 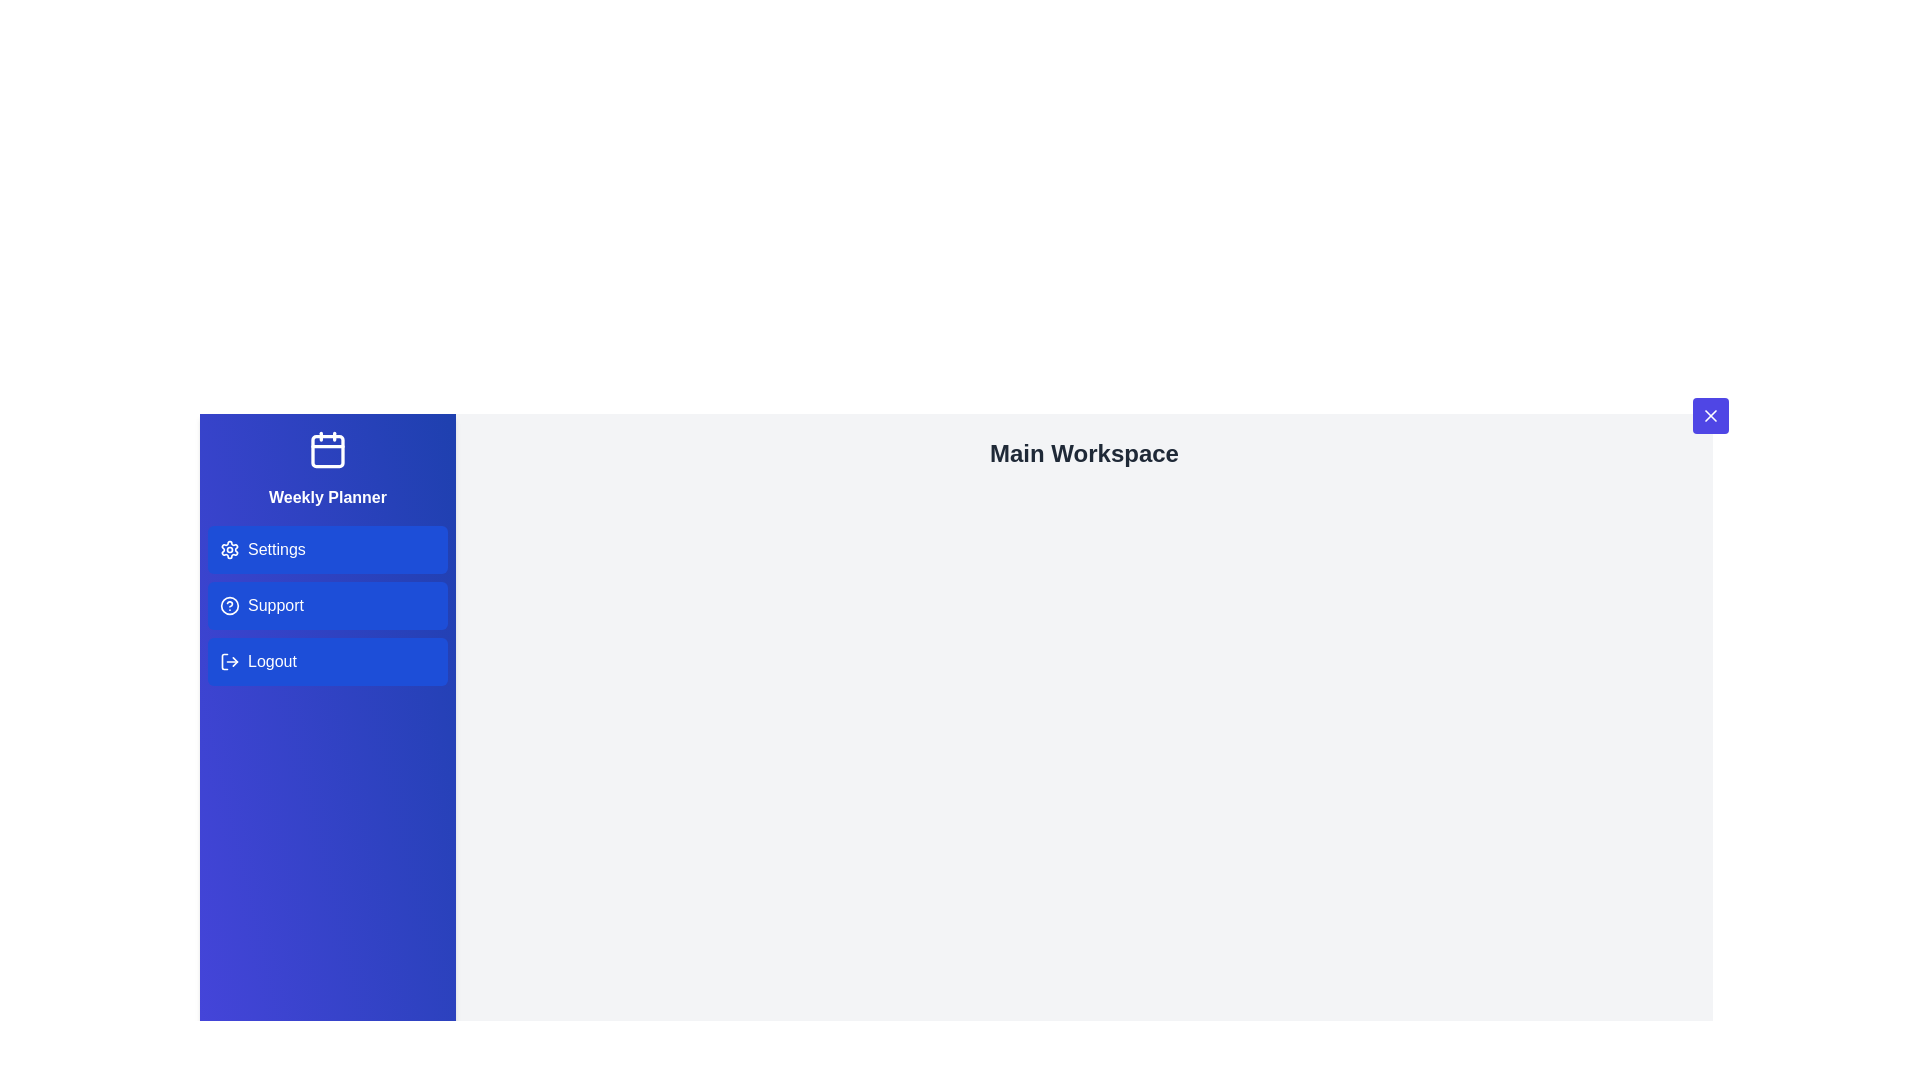 I want to click on toggle button at the top-right corner of the drawer to toggle its open/close state, so click(x=1709, y=415).